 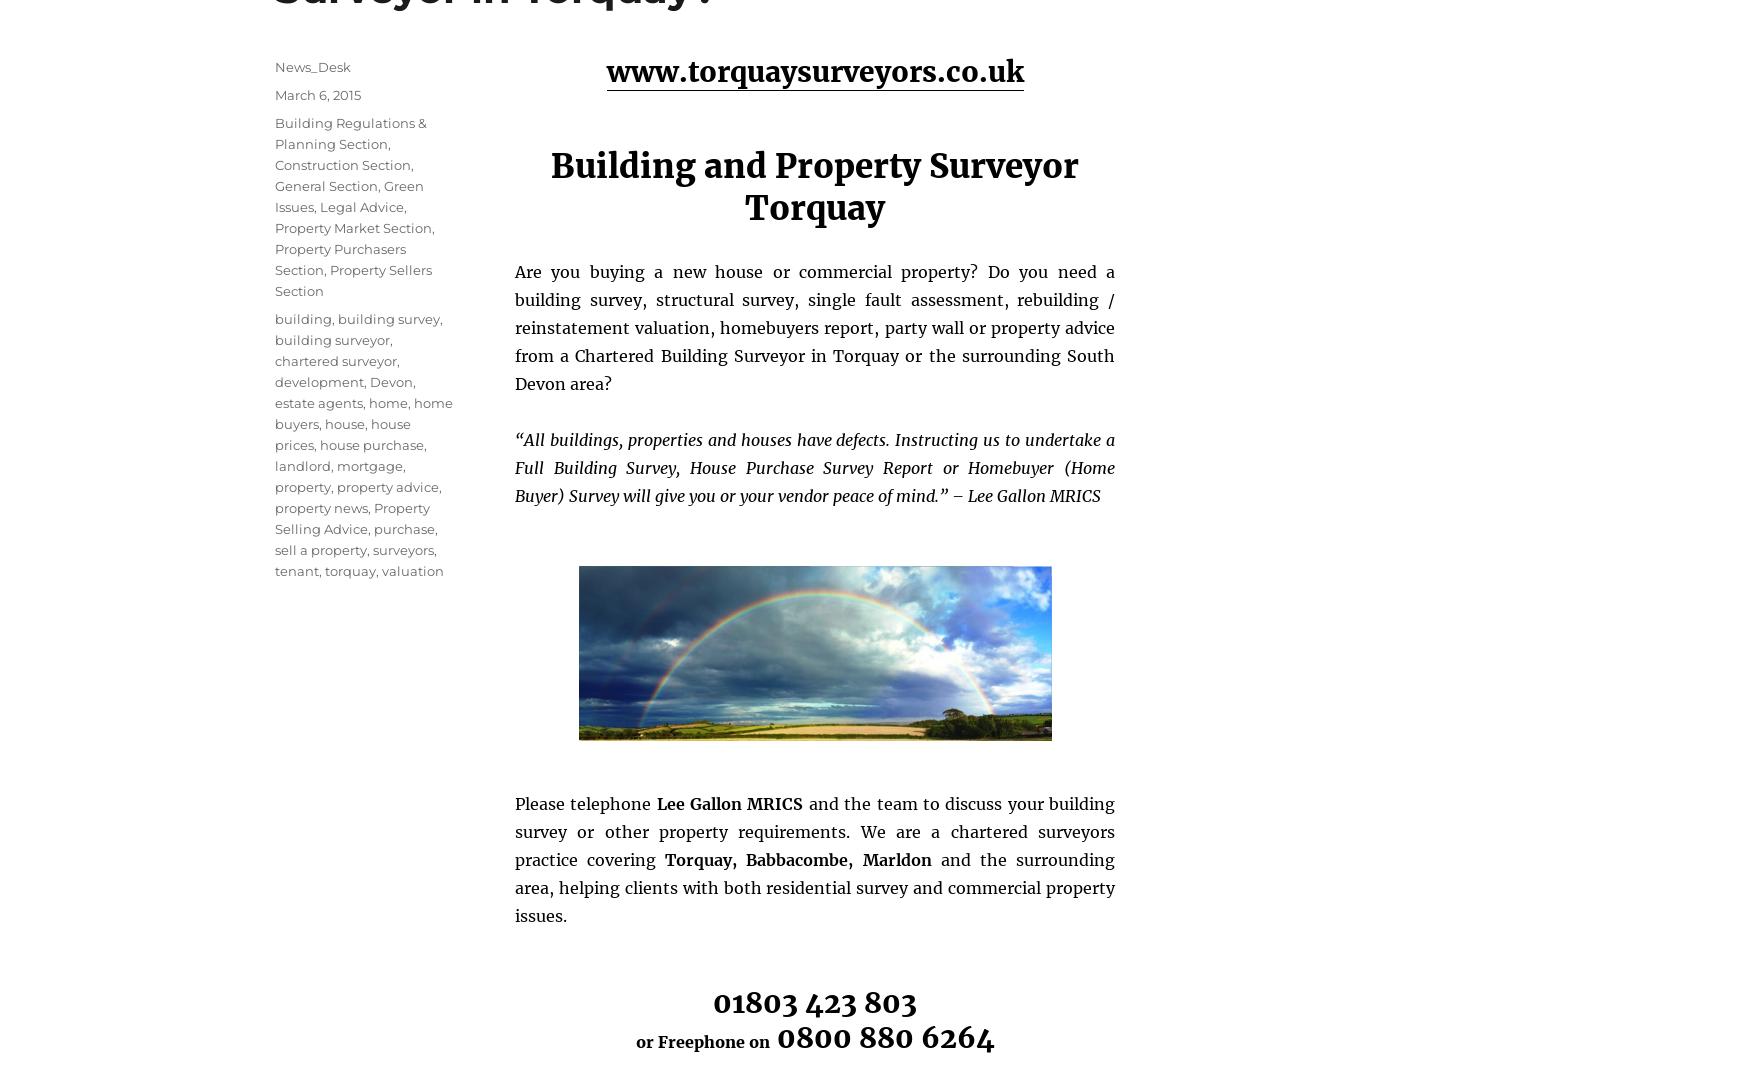 I want to click on 'torquay', so click(x=324, y=569).